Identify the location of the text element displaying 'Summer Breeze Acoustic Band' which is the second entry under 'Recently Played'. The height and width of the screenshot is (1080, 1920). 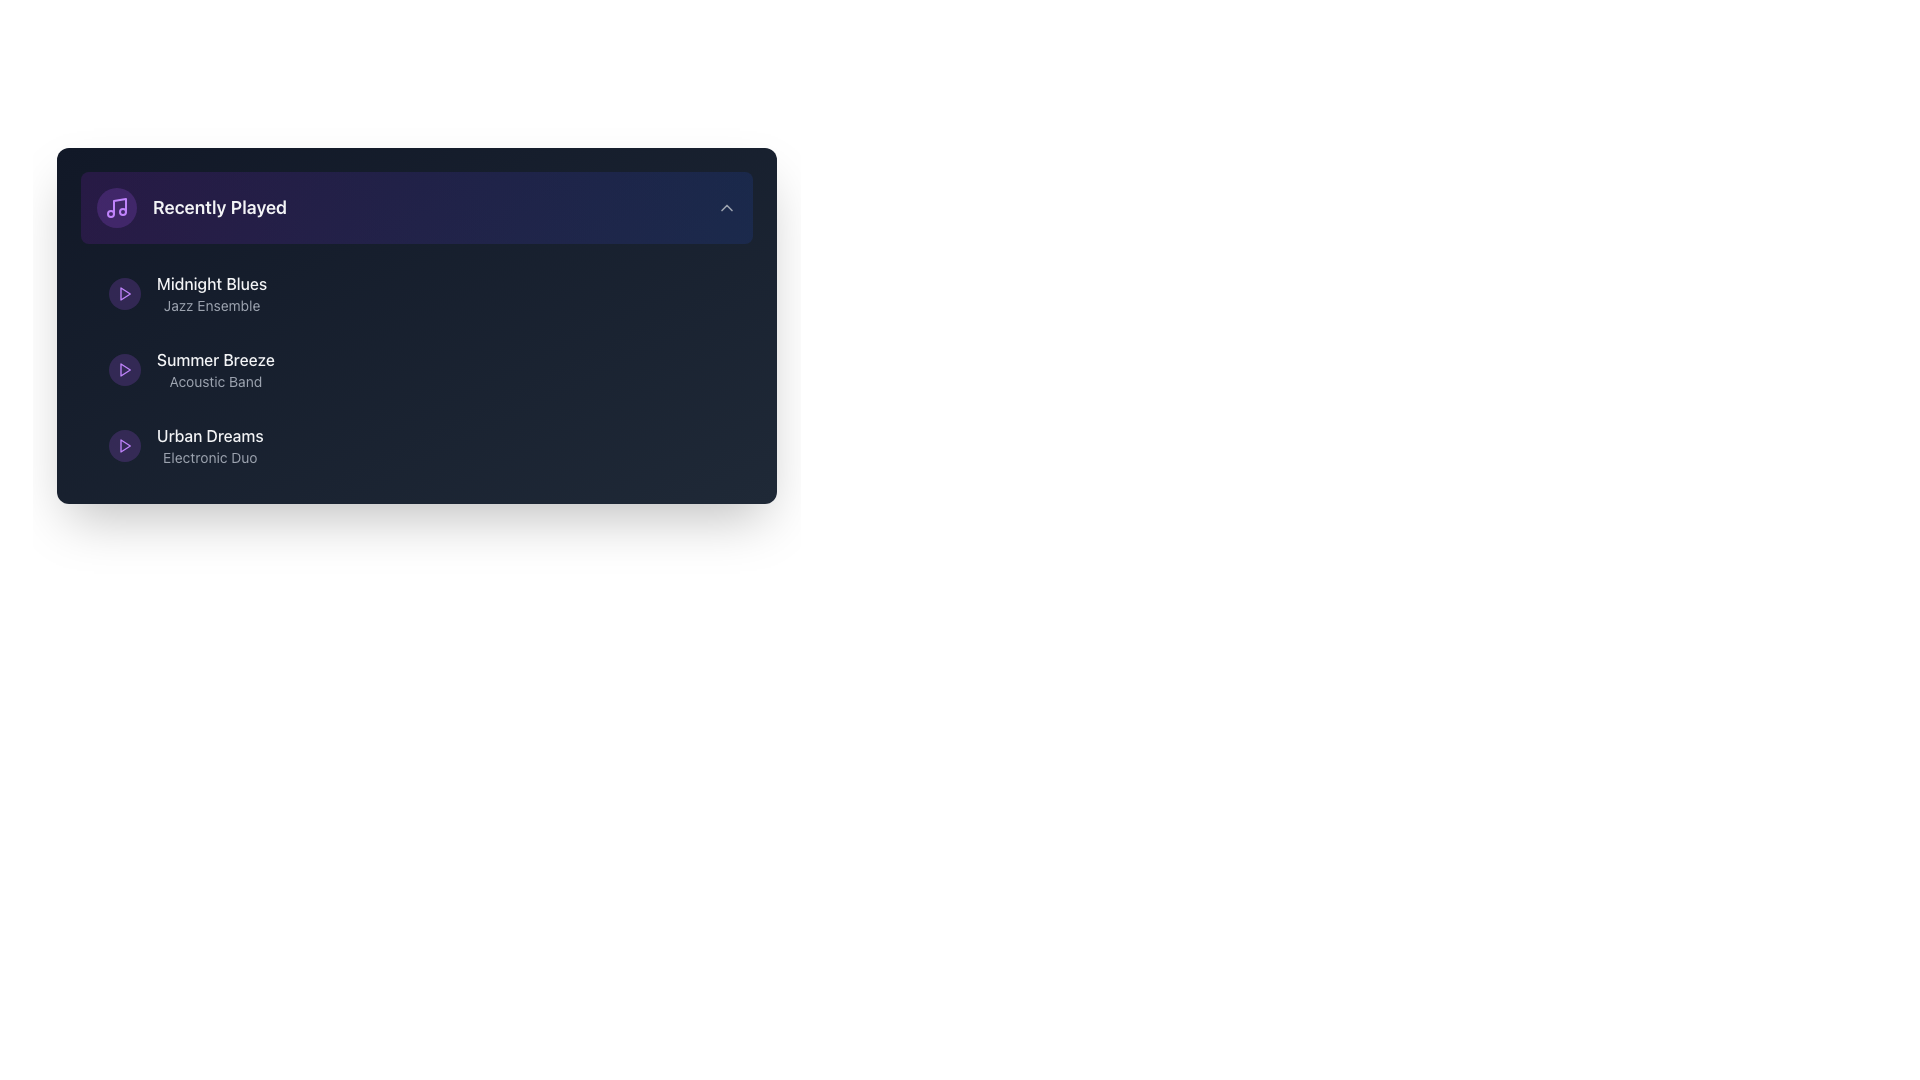
(191, 370).